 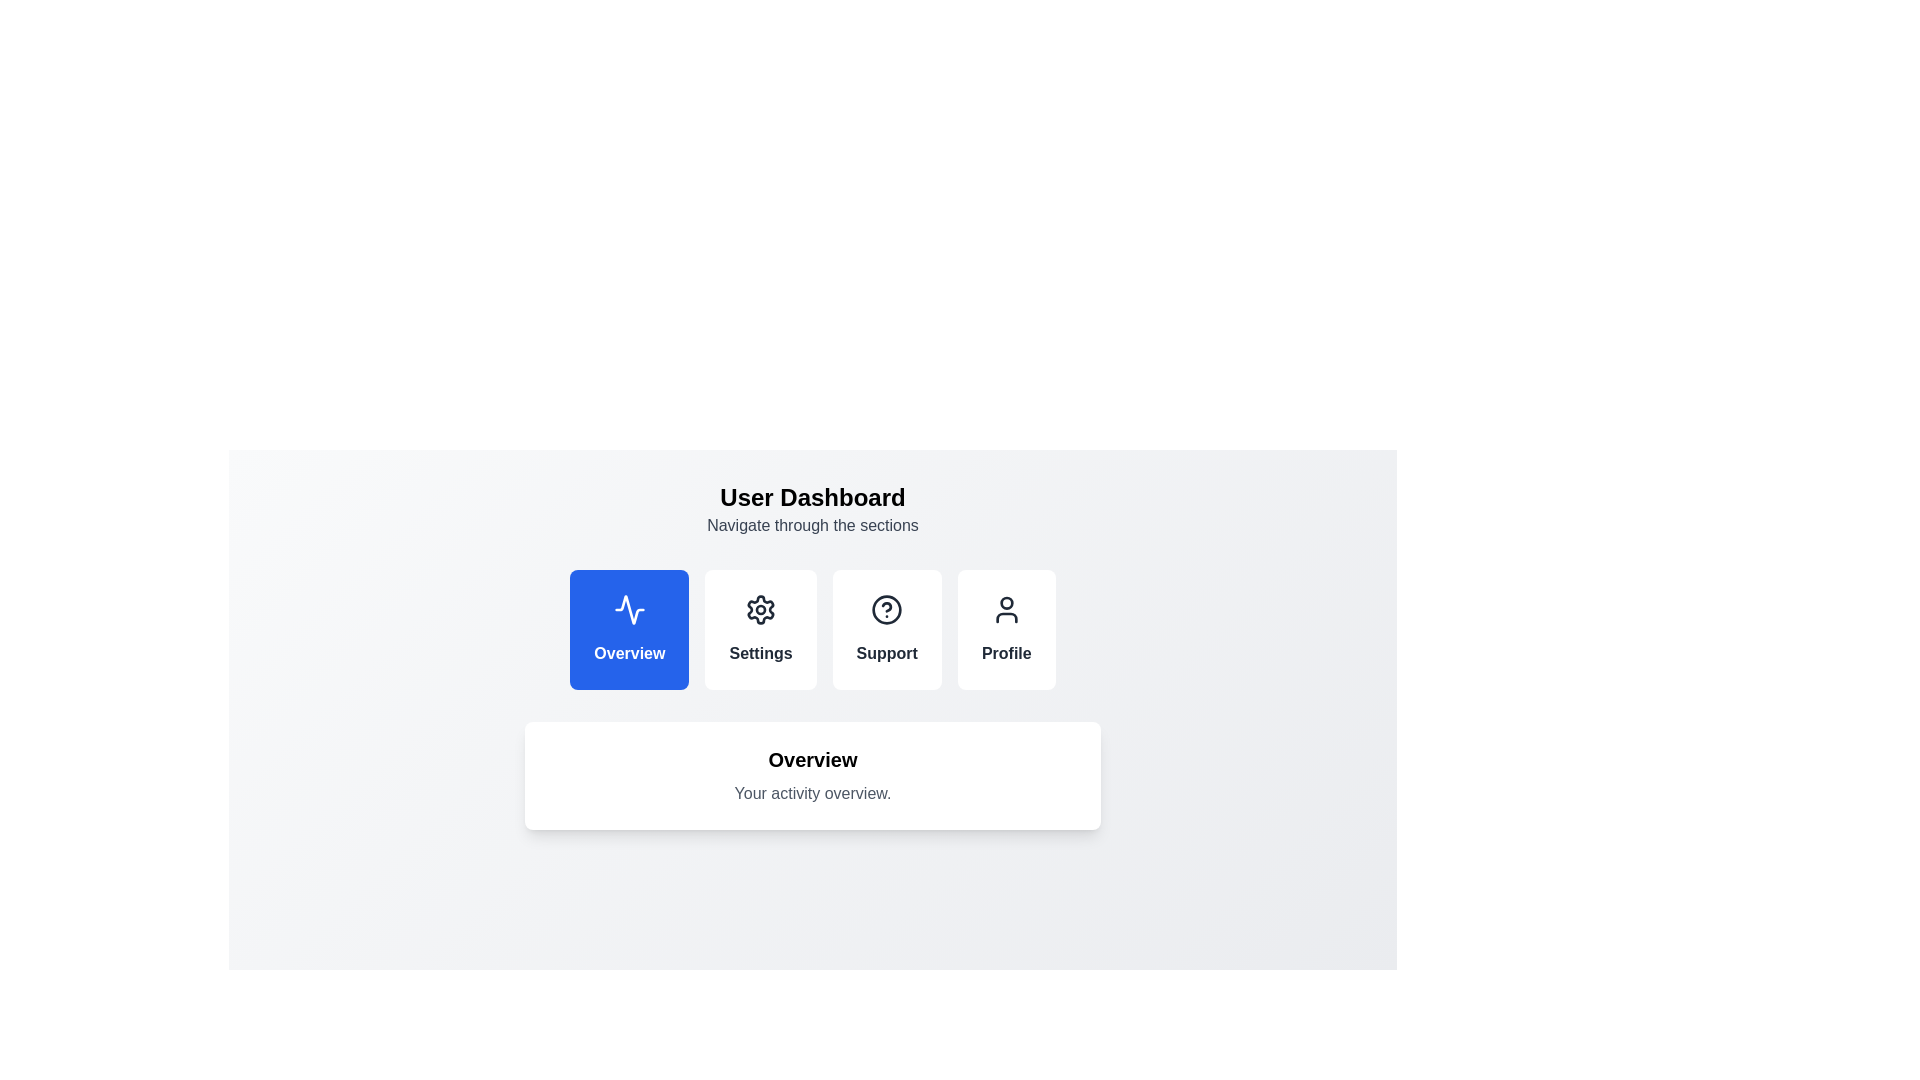 What do you see at coordinates (1006, 602) in the screenshot?
I see `the circular user profile icon located on the right side of the main navigation options` at bounding box center [1006, 602].